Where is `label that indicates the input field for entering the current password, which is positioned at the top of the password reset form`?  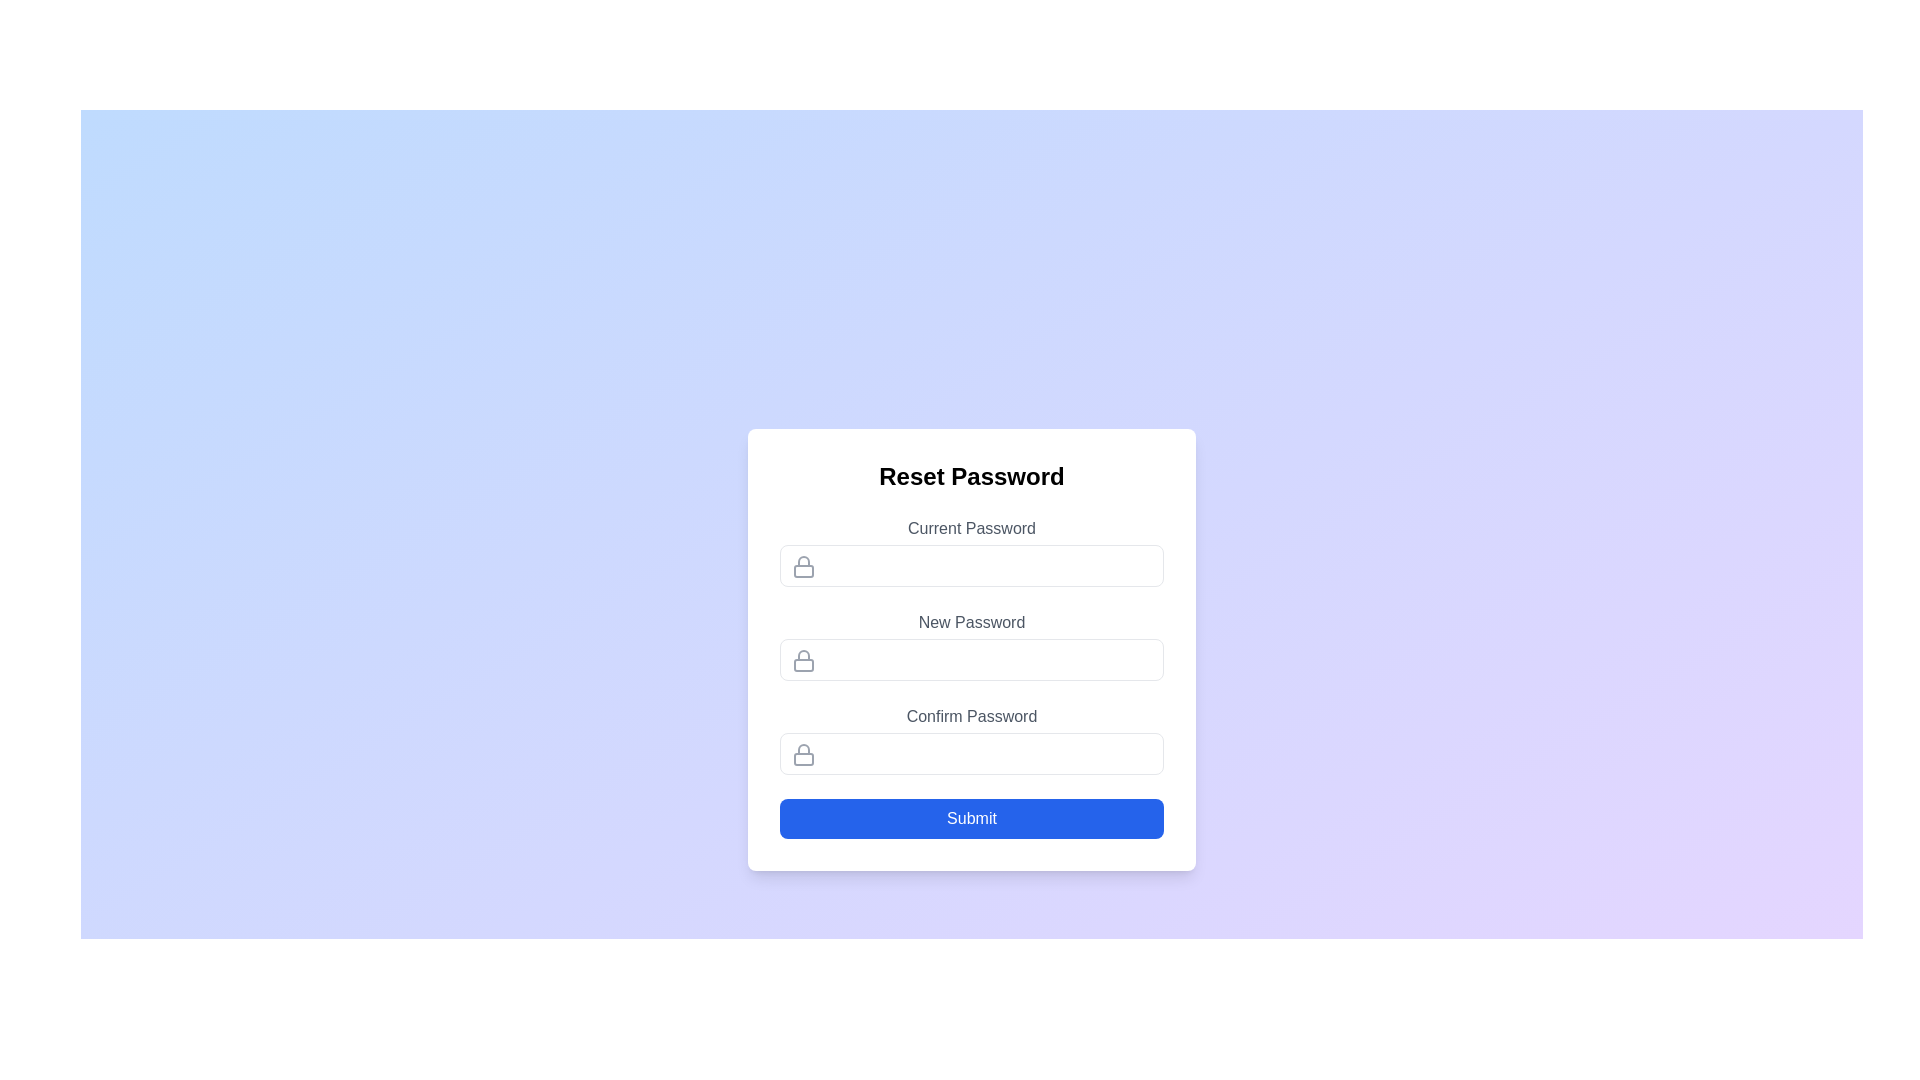
label that indicates the input field for entering the current password, which is positioned at the top of the password reset form is located at coordinates (971, 527).